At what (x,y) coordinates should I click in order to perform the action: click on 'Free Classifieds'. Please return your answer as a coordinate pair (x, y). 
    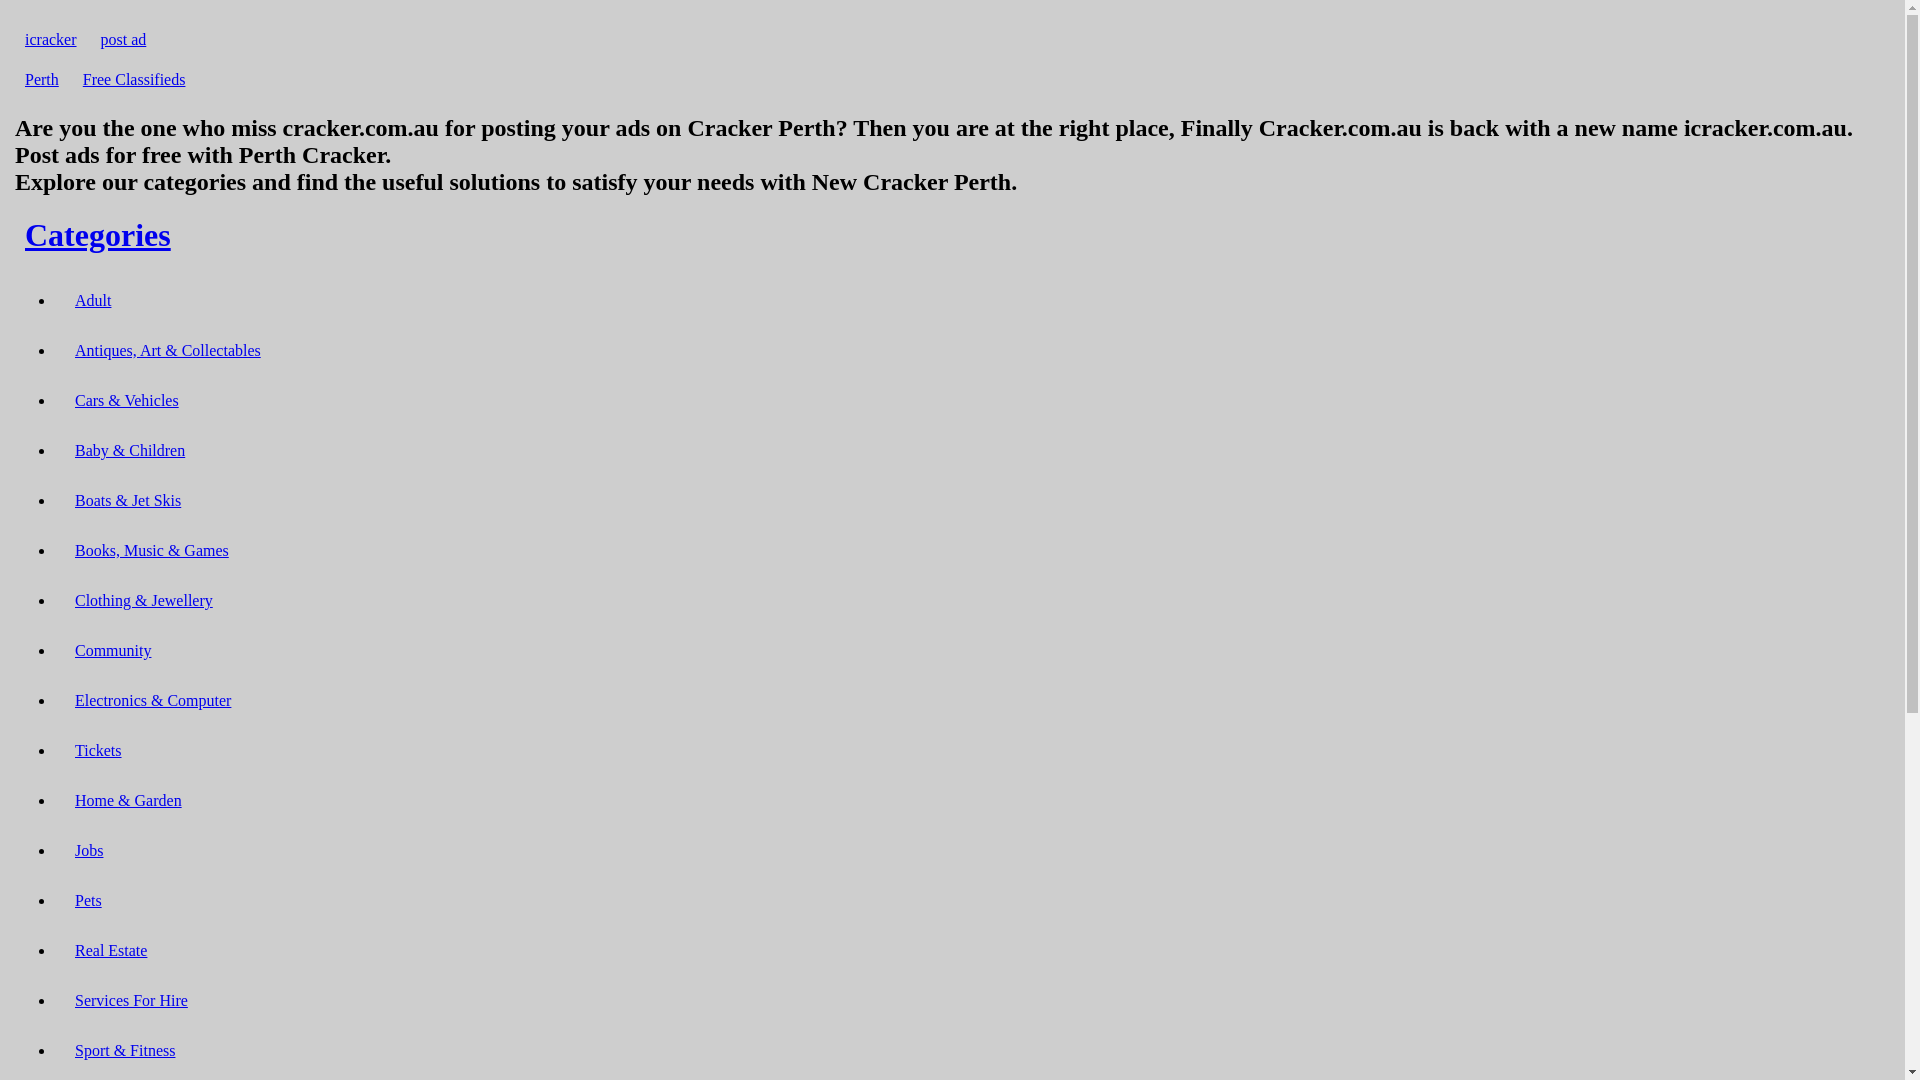
    Looking at the image, I should click on (72, 78).